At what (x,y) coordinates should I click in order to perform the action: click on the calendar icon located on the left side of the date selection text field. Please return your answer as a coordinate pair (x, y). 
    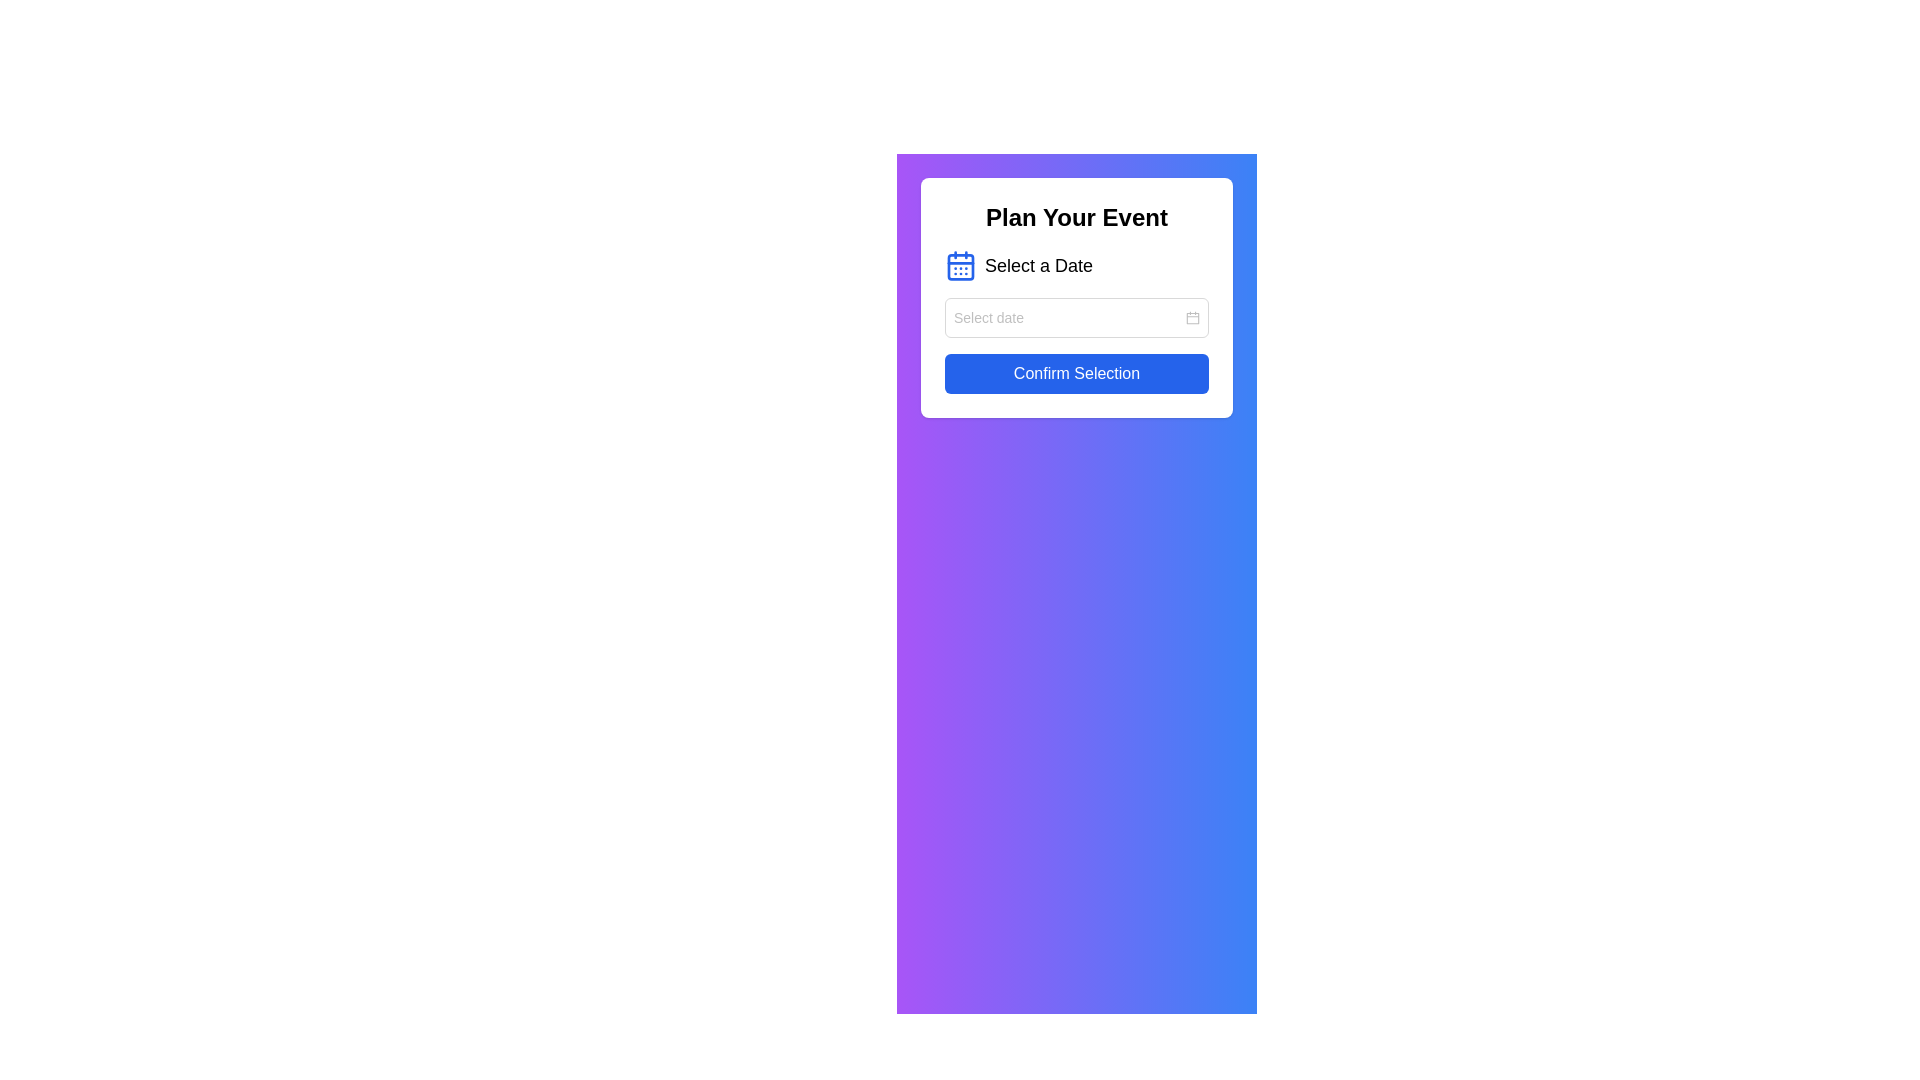
    Looking at the image, I should click on (1193, 316).